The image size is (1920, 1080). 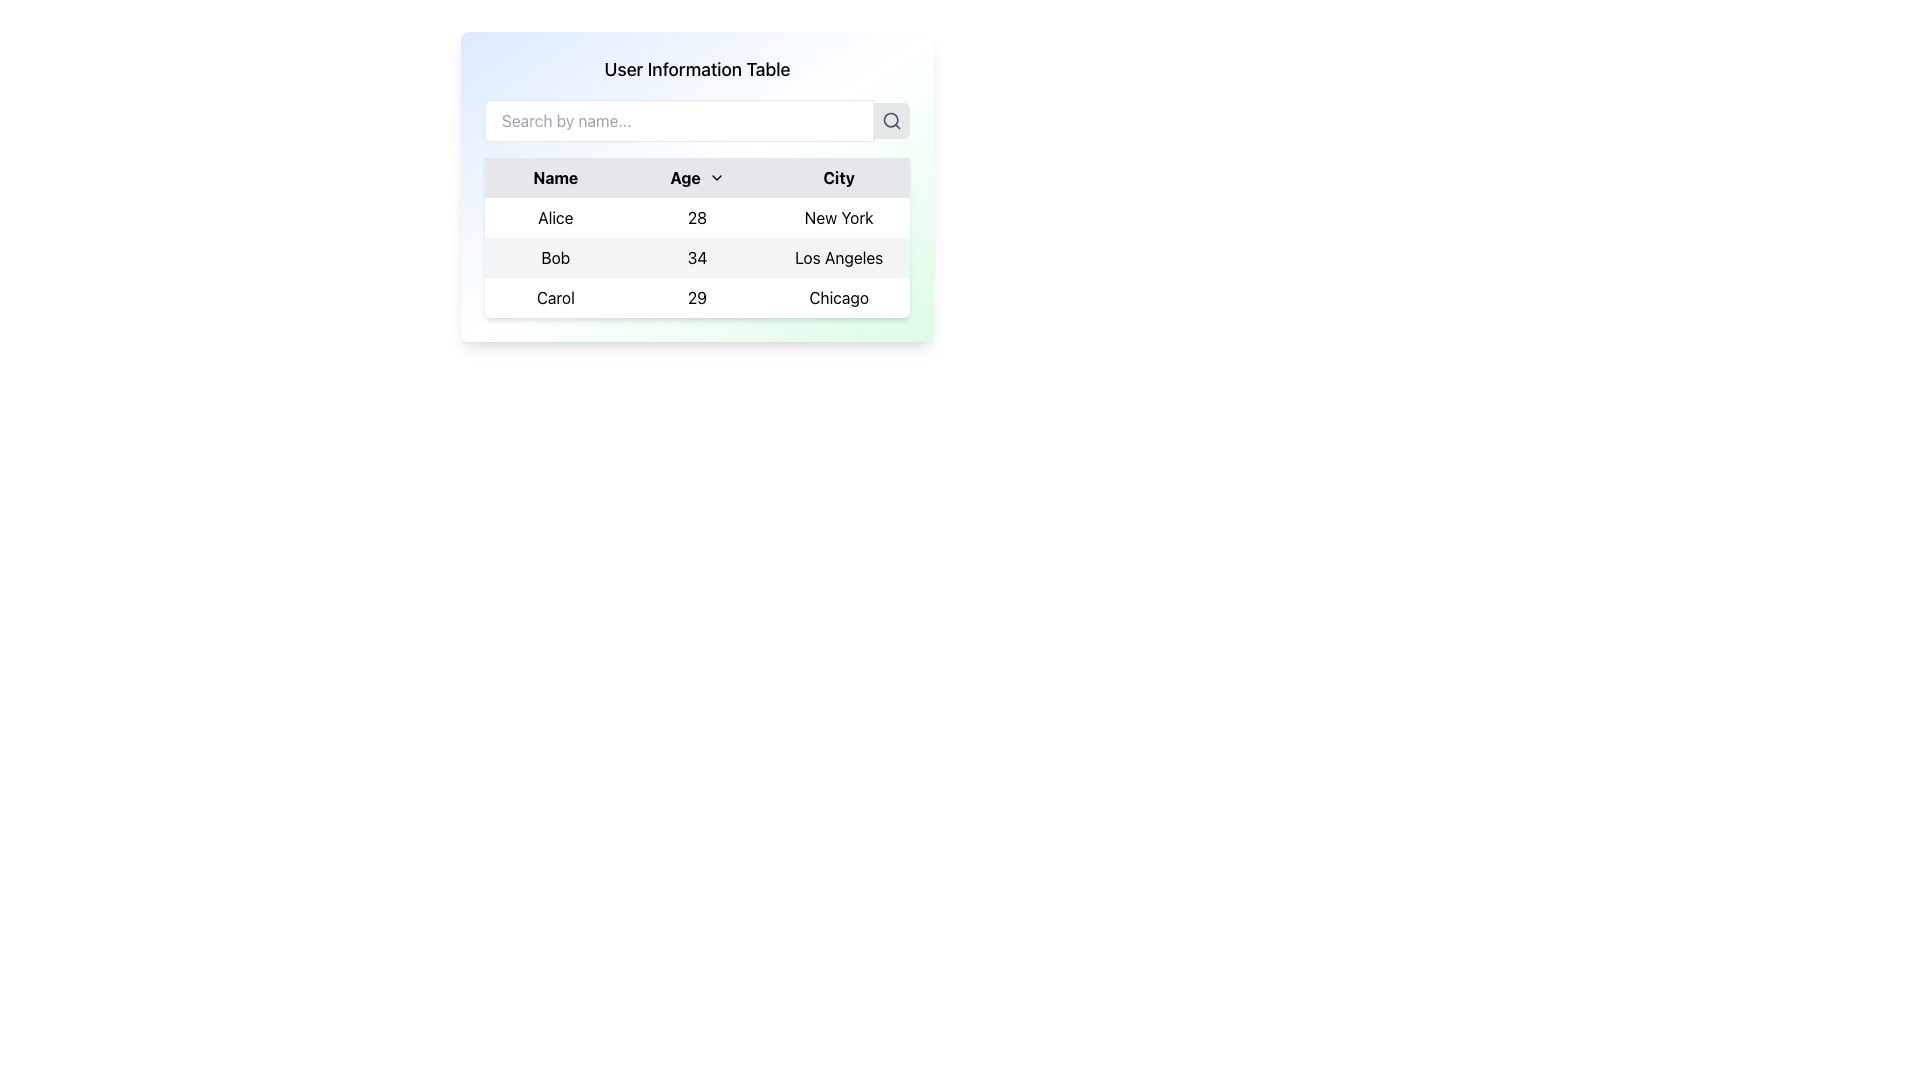 What do you see at coordinates (891, 120) in the screenshot?
I see `the search icon located at the top-right corner of the search bar to initiate a search action` at bounding box center [891, 120].